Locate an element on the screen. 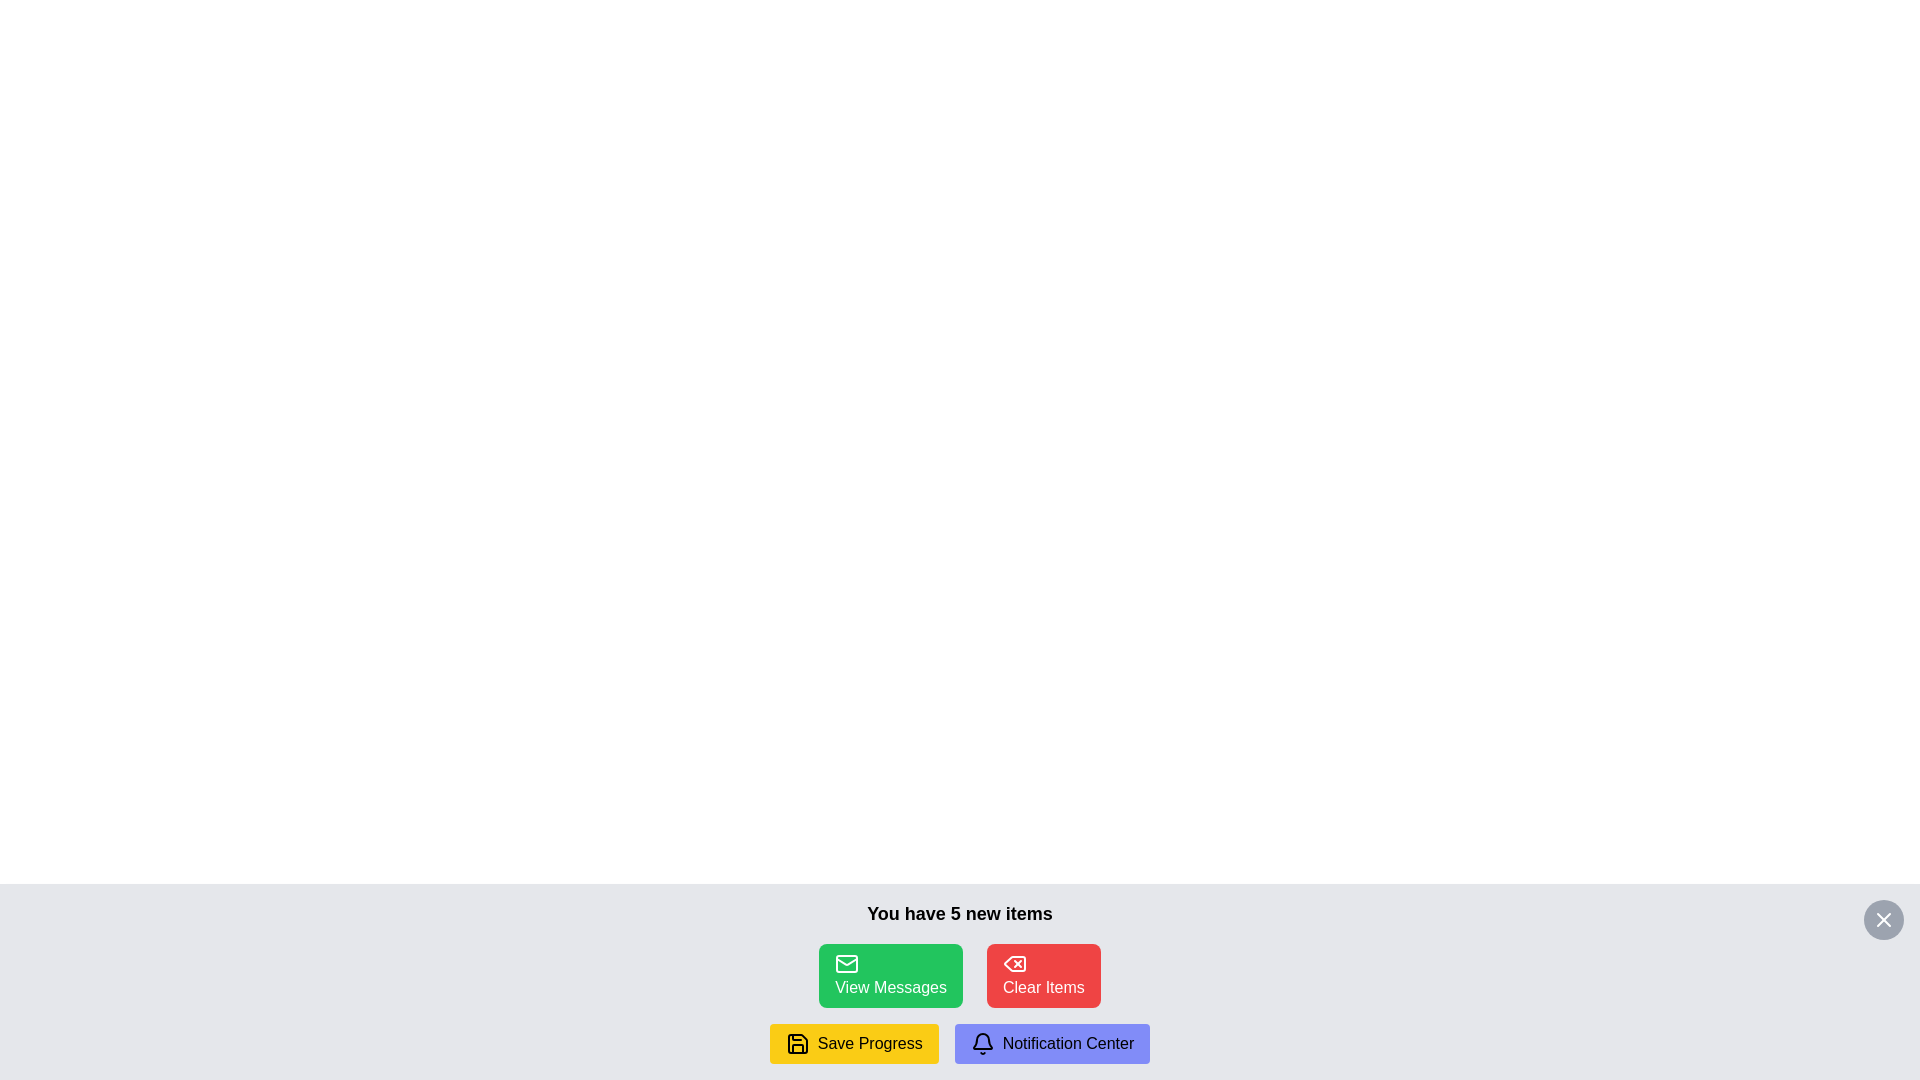 Image resolution: width=1920 pixels, height=1080 pixels. the button with an icon and text that directs users to the Notification Center is located at coordinates (1051, 1043).